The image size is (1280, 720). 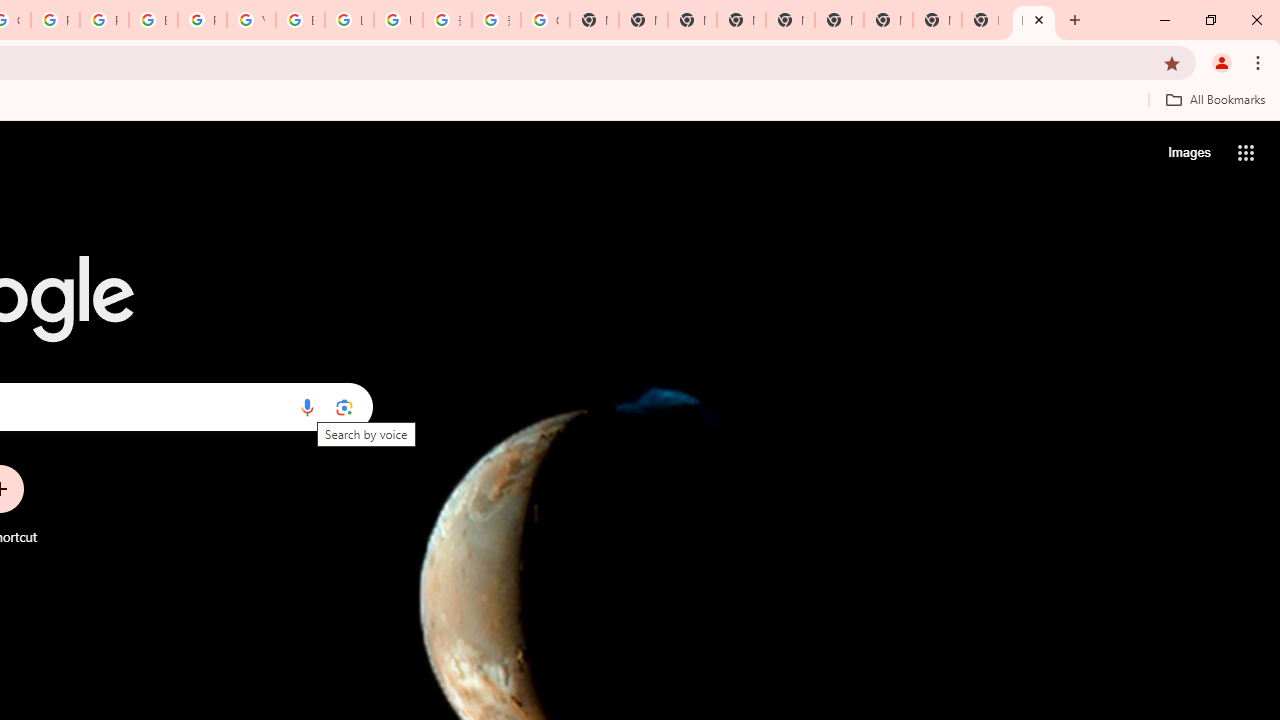 I want to click on 'Privacy Help Center - Policies Help', so click(x=103, y=20).